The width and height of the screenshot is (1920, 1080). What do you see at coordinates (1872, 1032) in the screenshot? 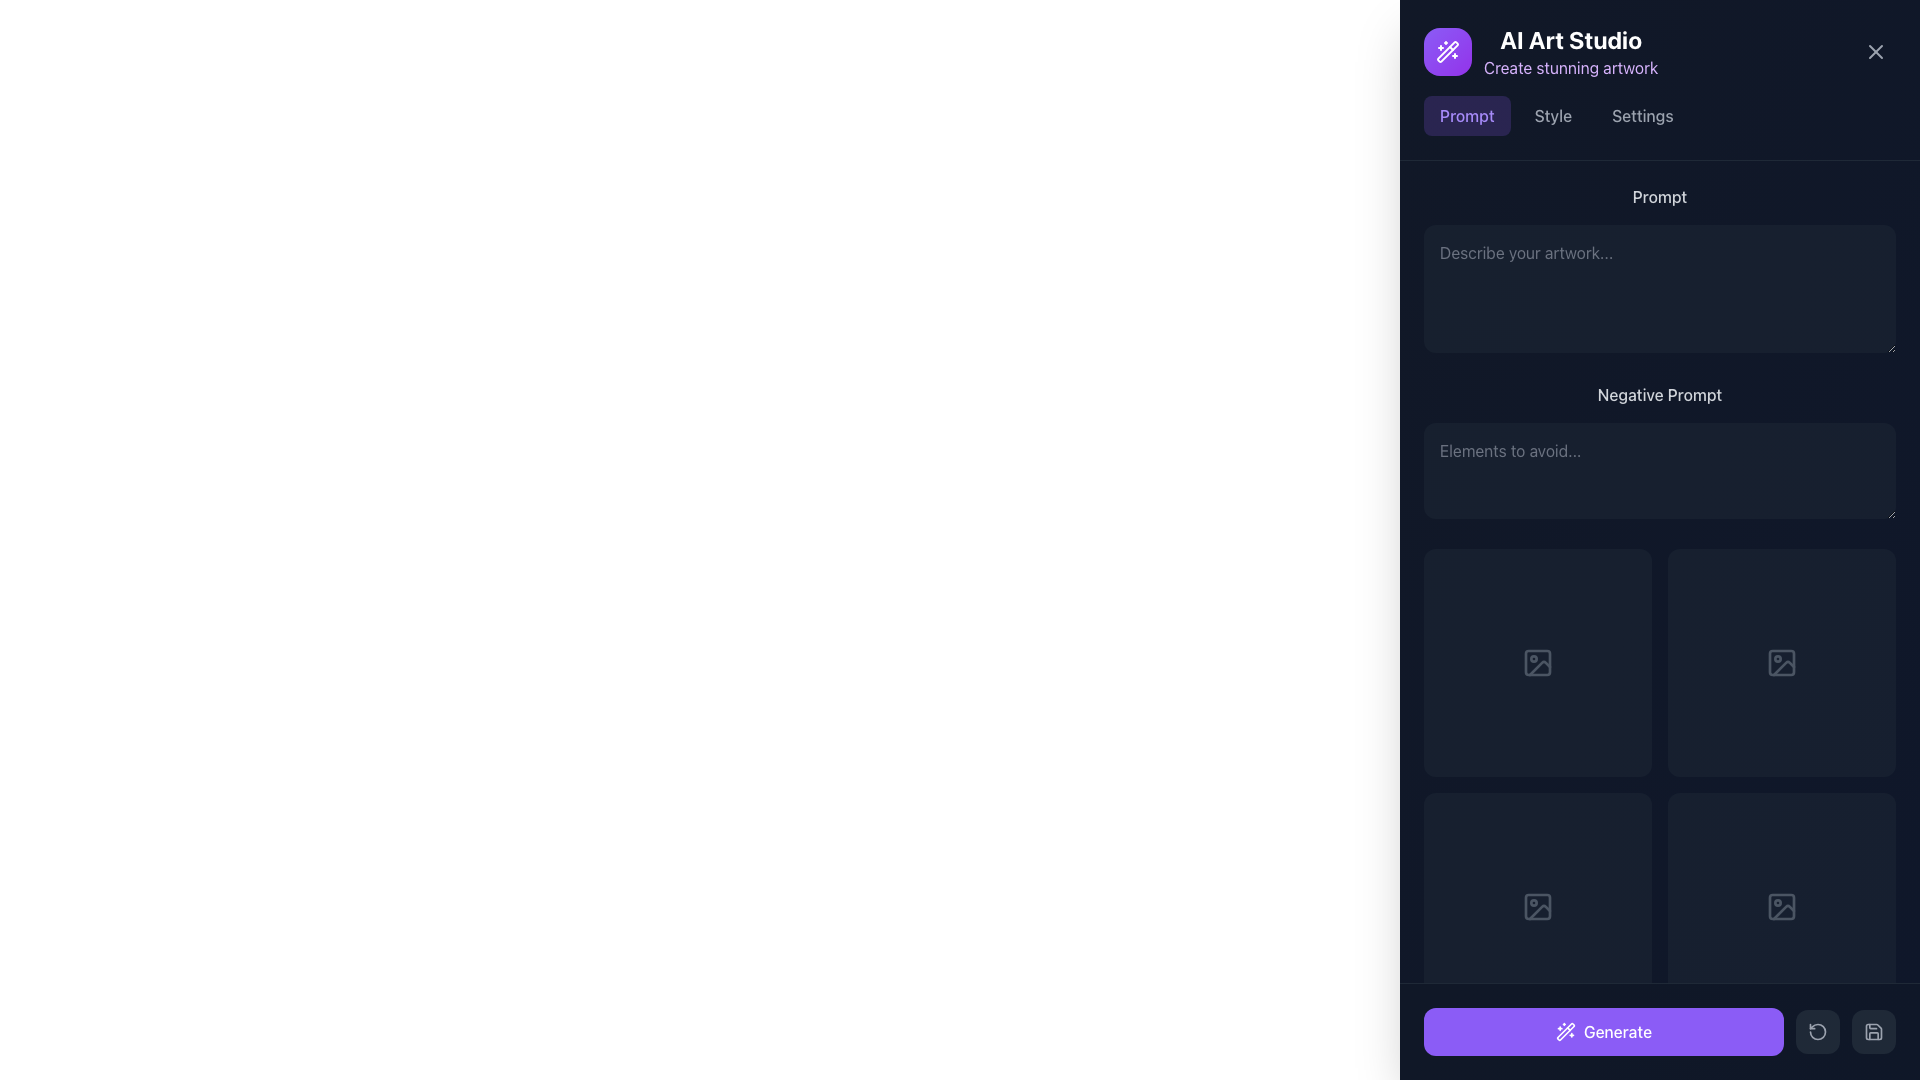
I see `the button with a save icon located at the bottom-right corner of the interface` at bounding box center [1872, 1032].